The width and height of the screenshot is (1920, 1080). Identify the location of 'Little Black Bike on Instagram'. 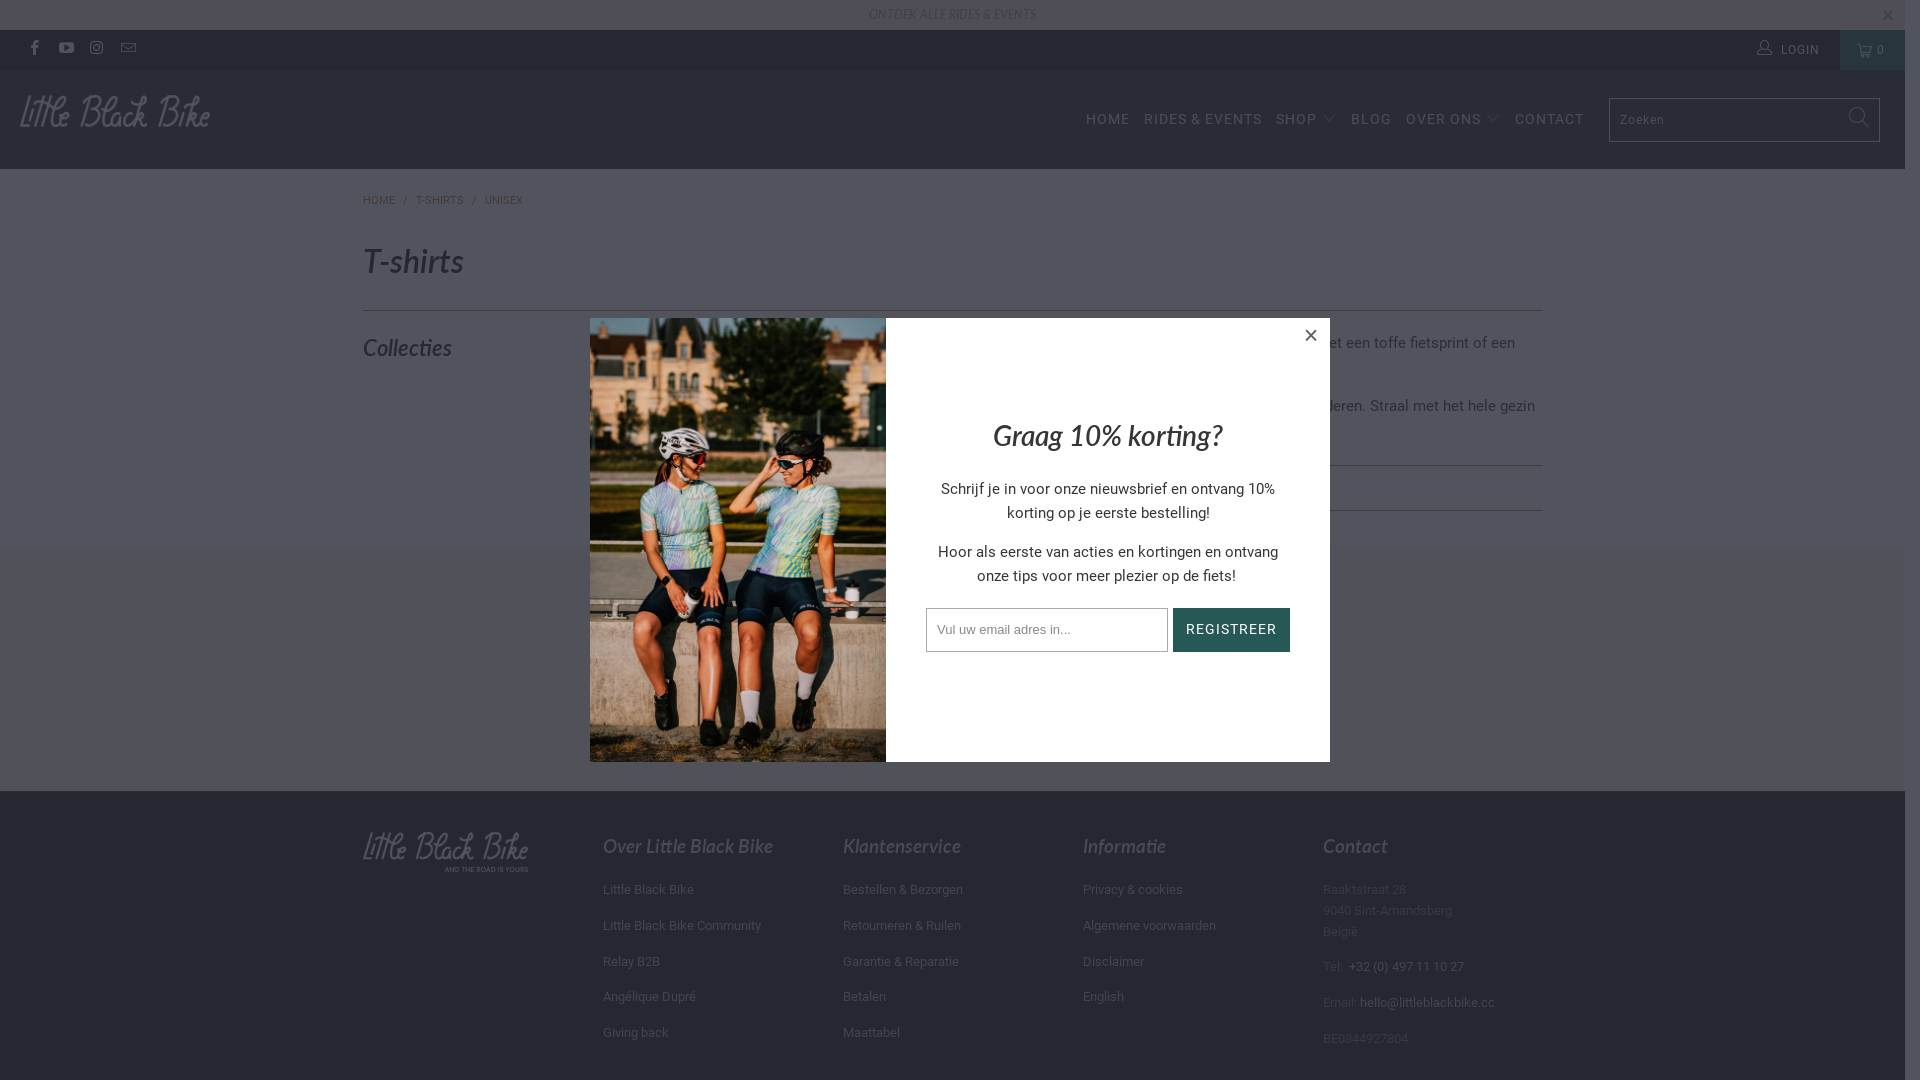
(95, 49).